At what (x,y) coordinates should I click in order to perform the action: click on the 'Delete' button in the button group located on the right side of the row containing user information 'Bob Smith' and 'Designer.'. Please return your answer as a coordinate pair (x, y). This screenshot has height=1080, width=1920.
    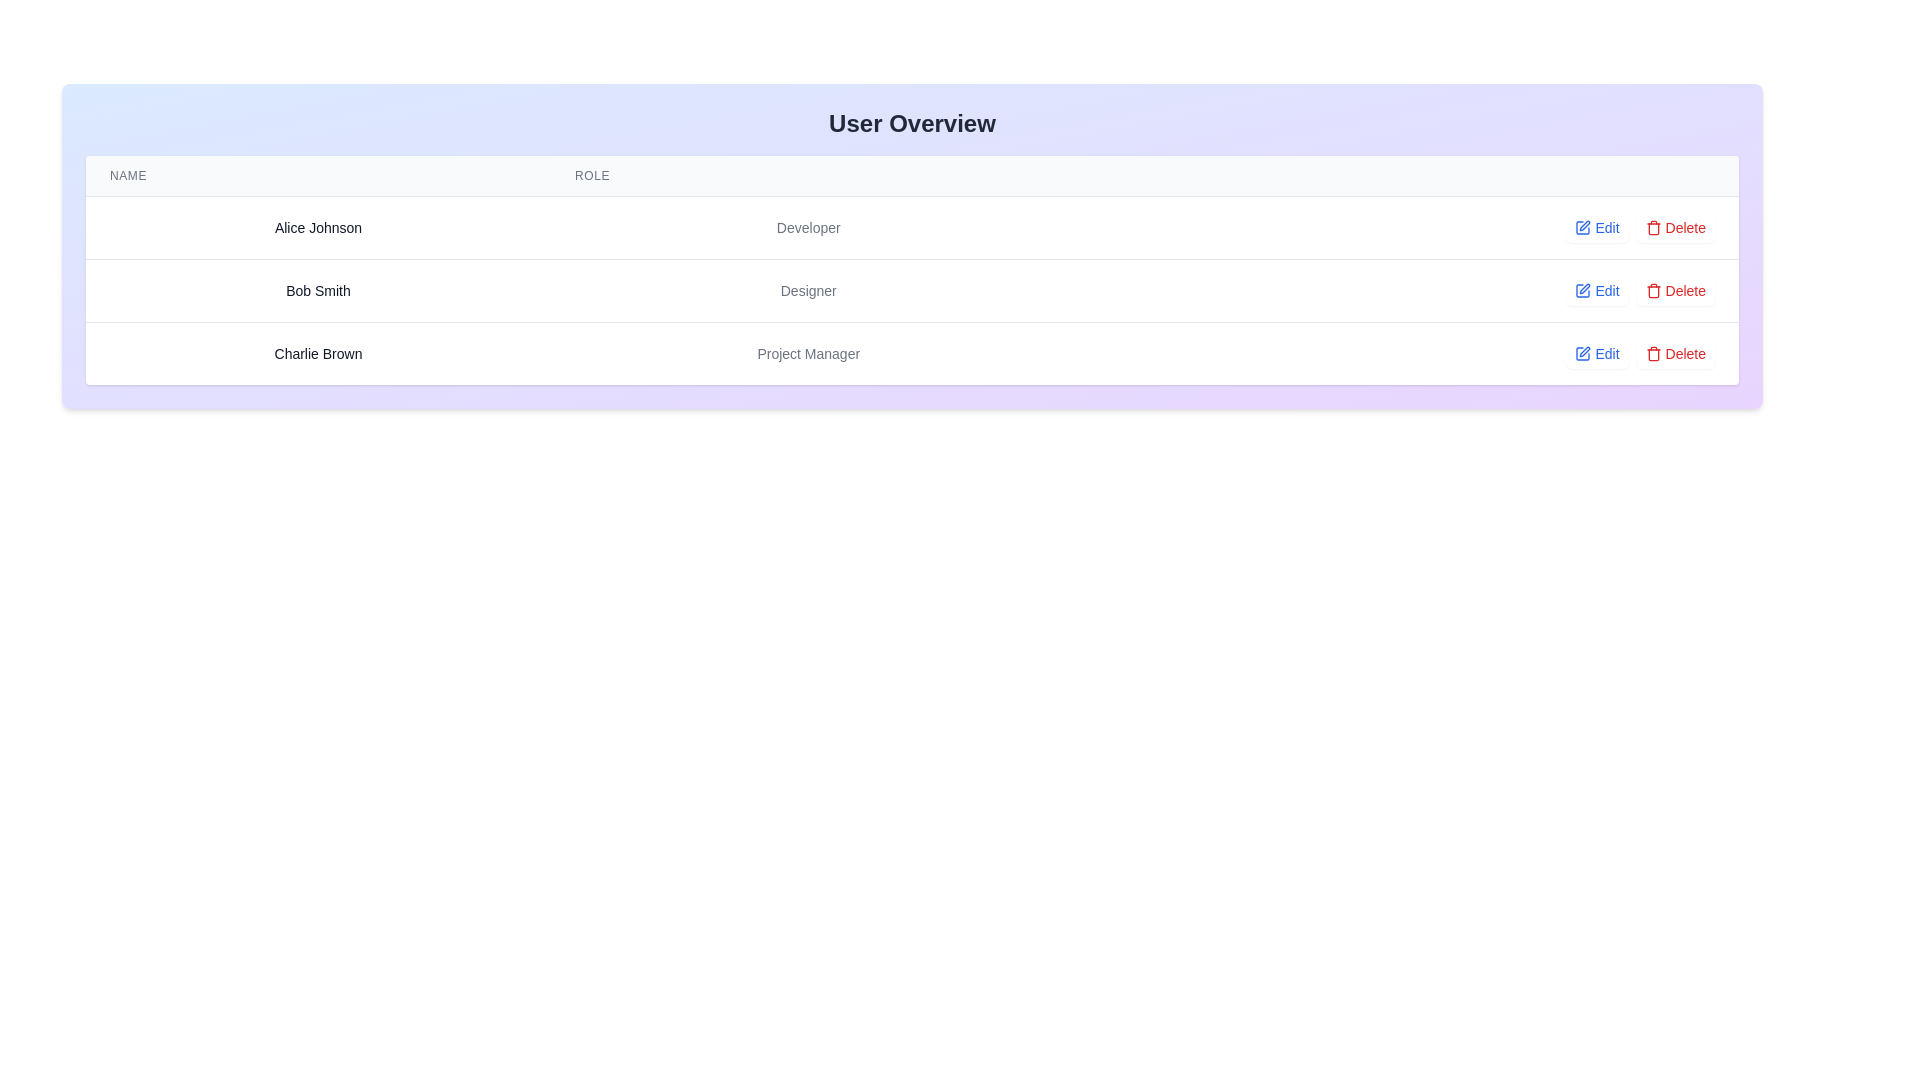
    Looking at the image, I should click on (1401, 290).